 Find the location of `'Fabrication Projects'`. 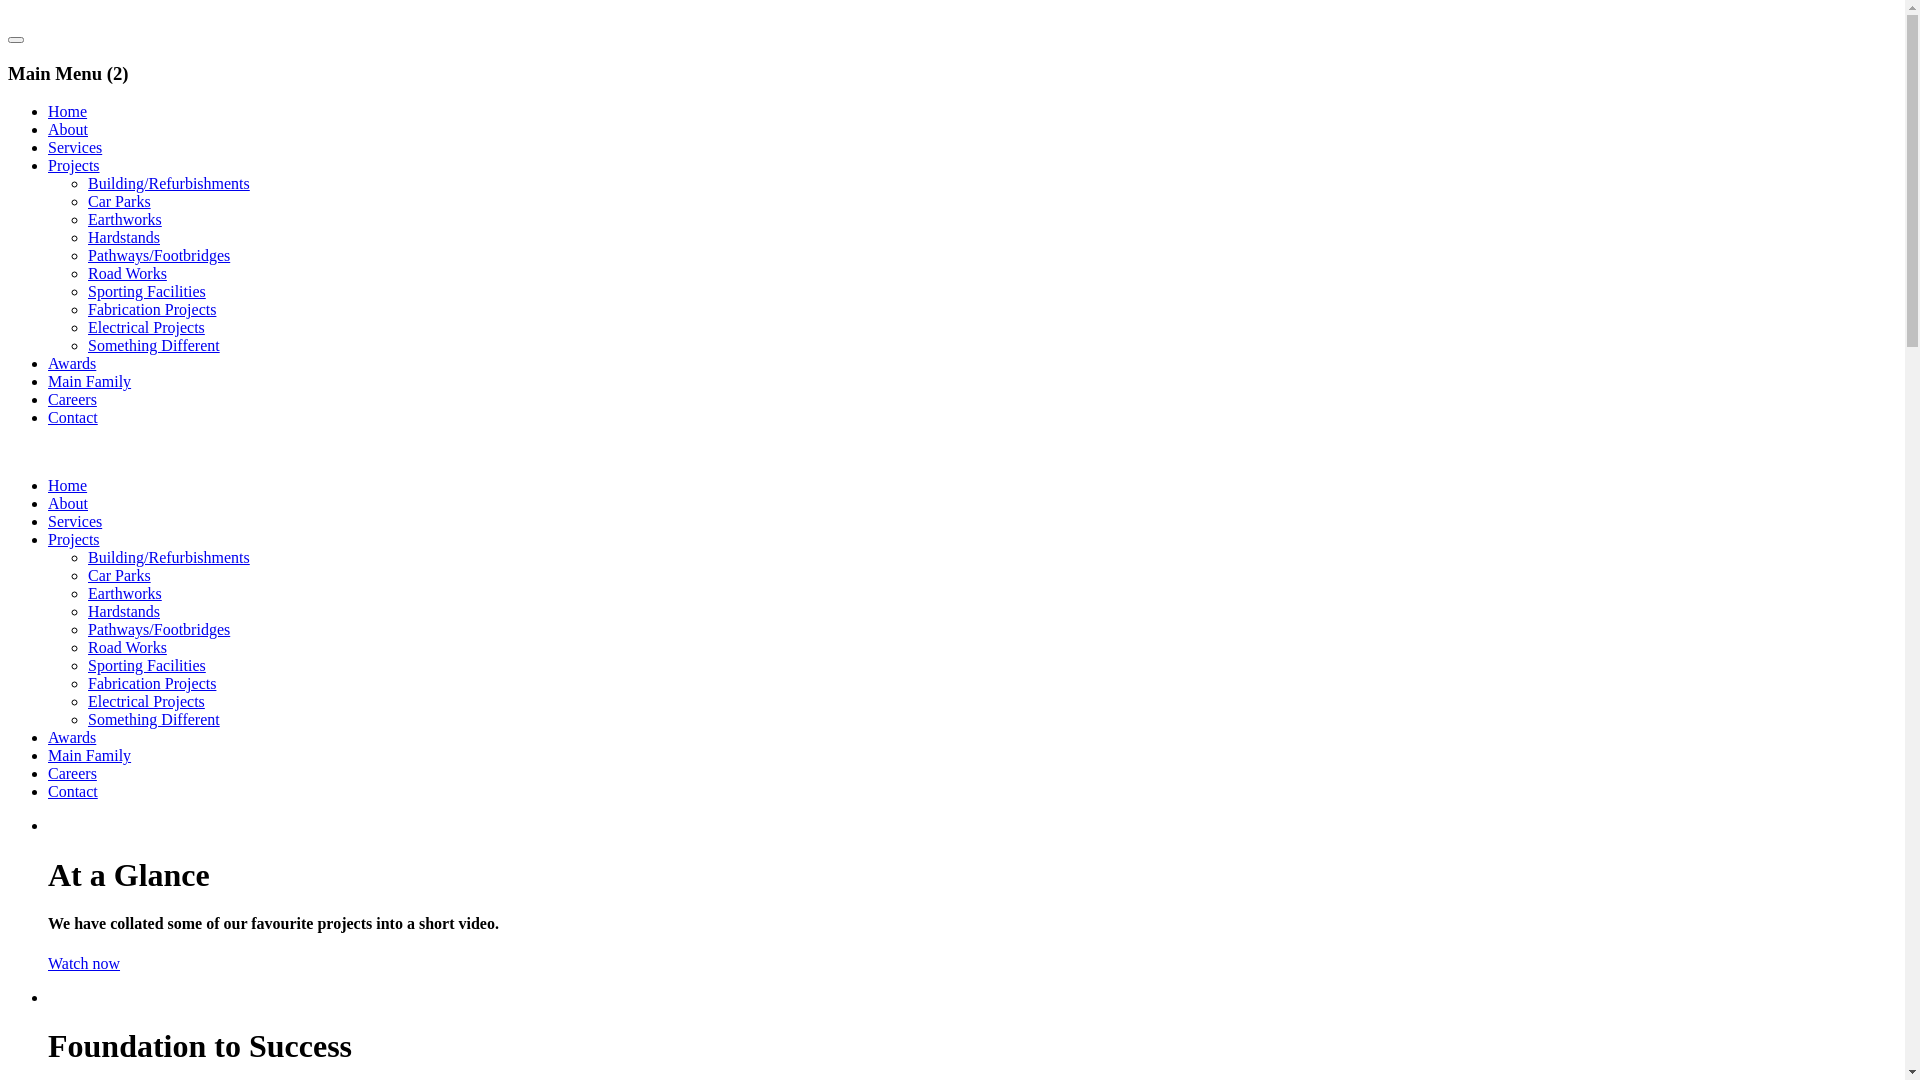

'Fabrication Projects' is located at coordinates (86, 309).